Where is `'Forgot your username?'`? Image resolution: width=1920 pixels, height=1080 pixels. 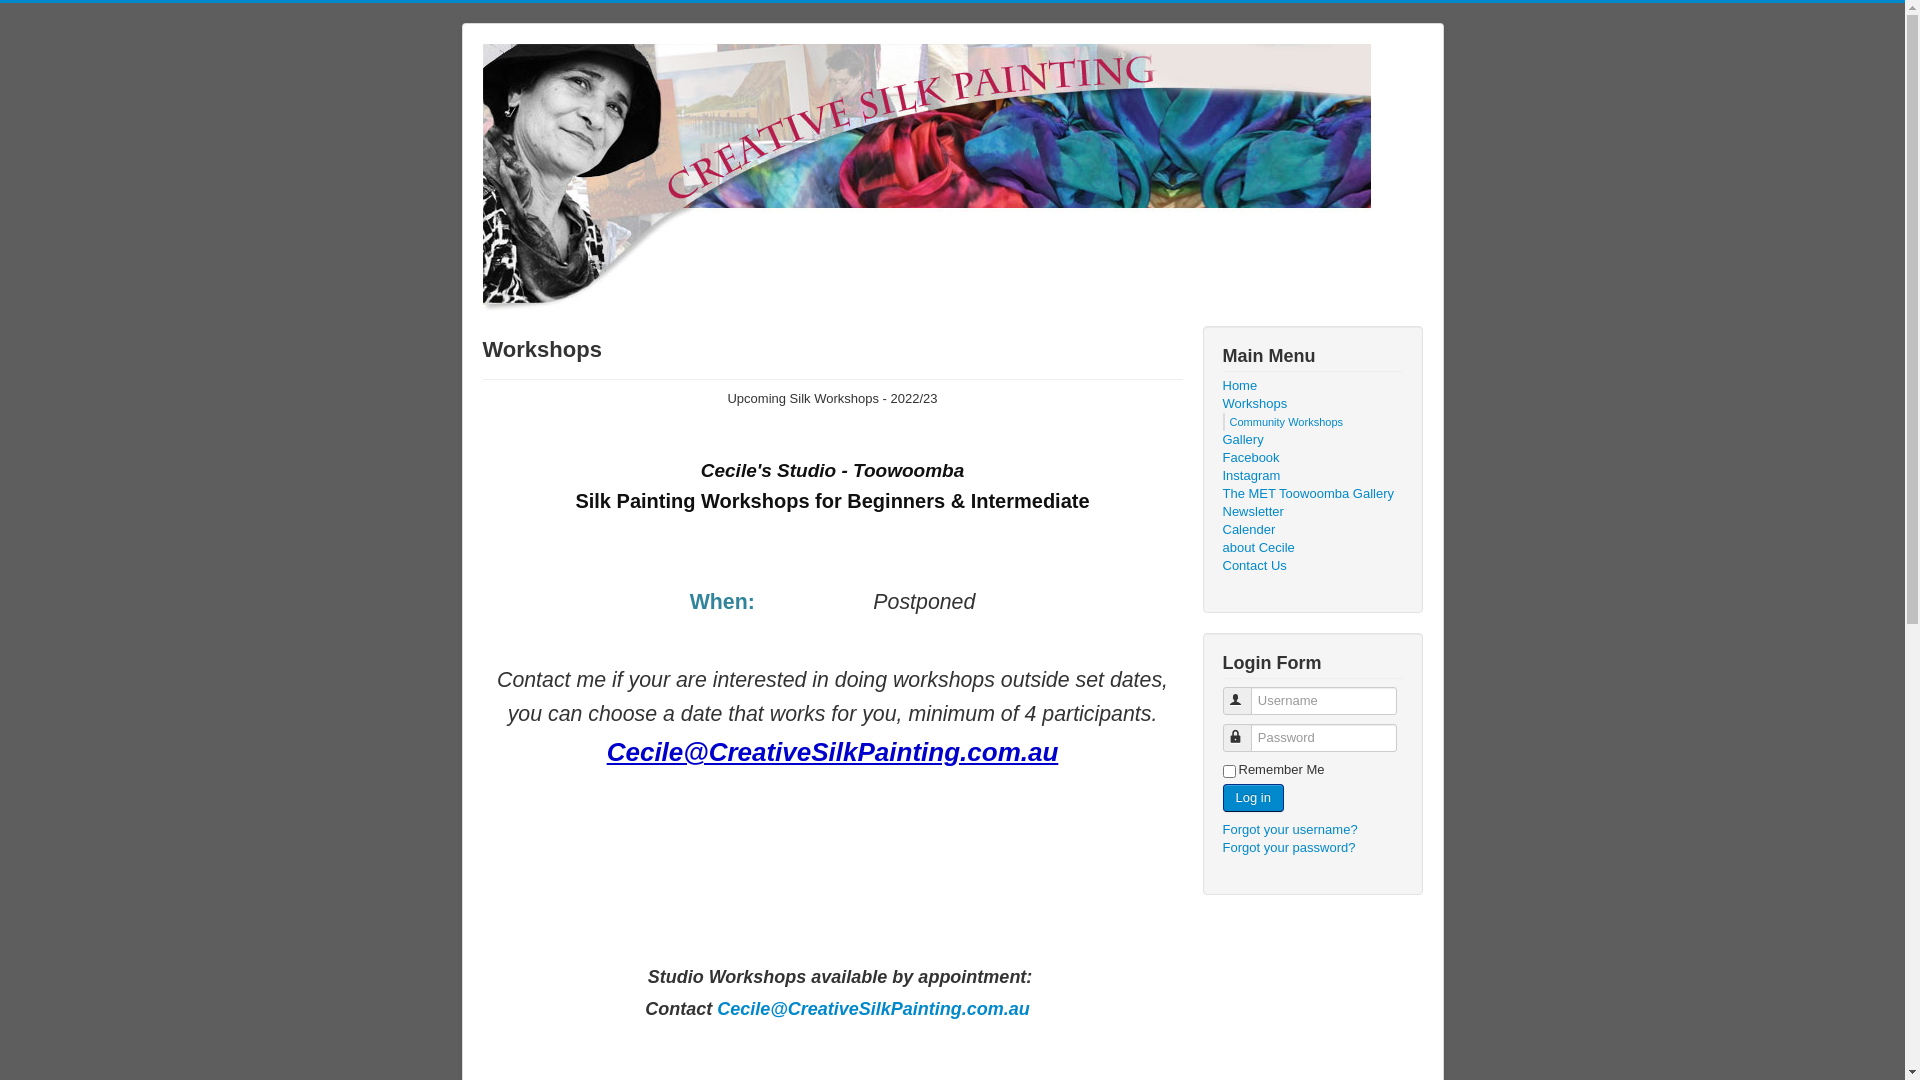
'Forgot your username?' is located at coordinates (1221, 829).